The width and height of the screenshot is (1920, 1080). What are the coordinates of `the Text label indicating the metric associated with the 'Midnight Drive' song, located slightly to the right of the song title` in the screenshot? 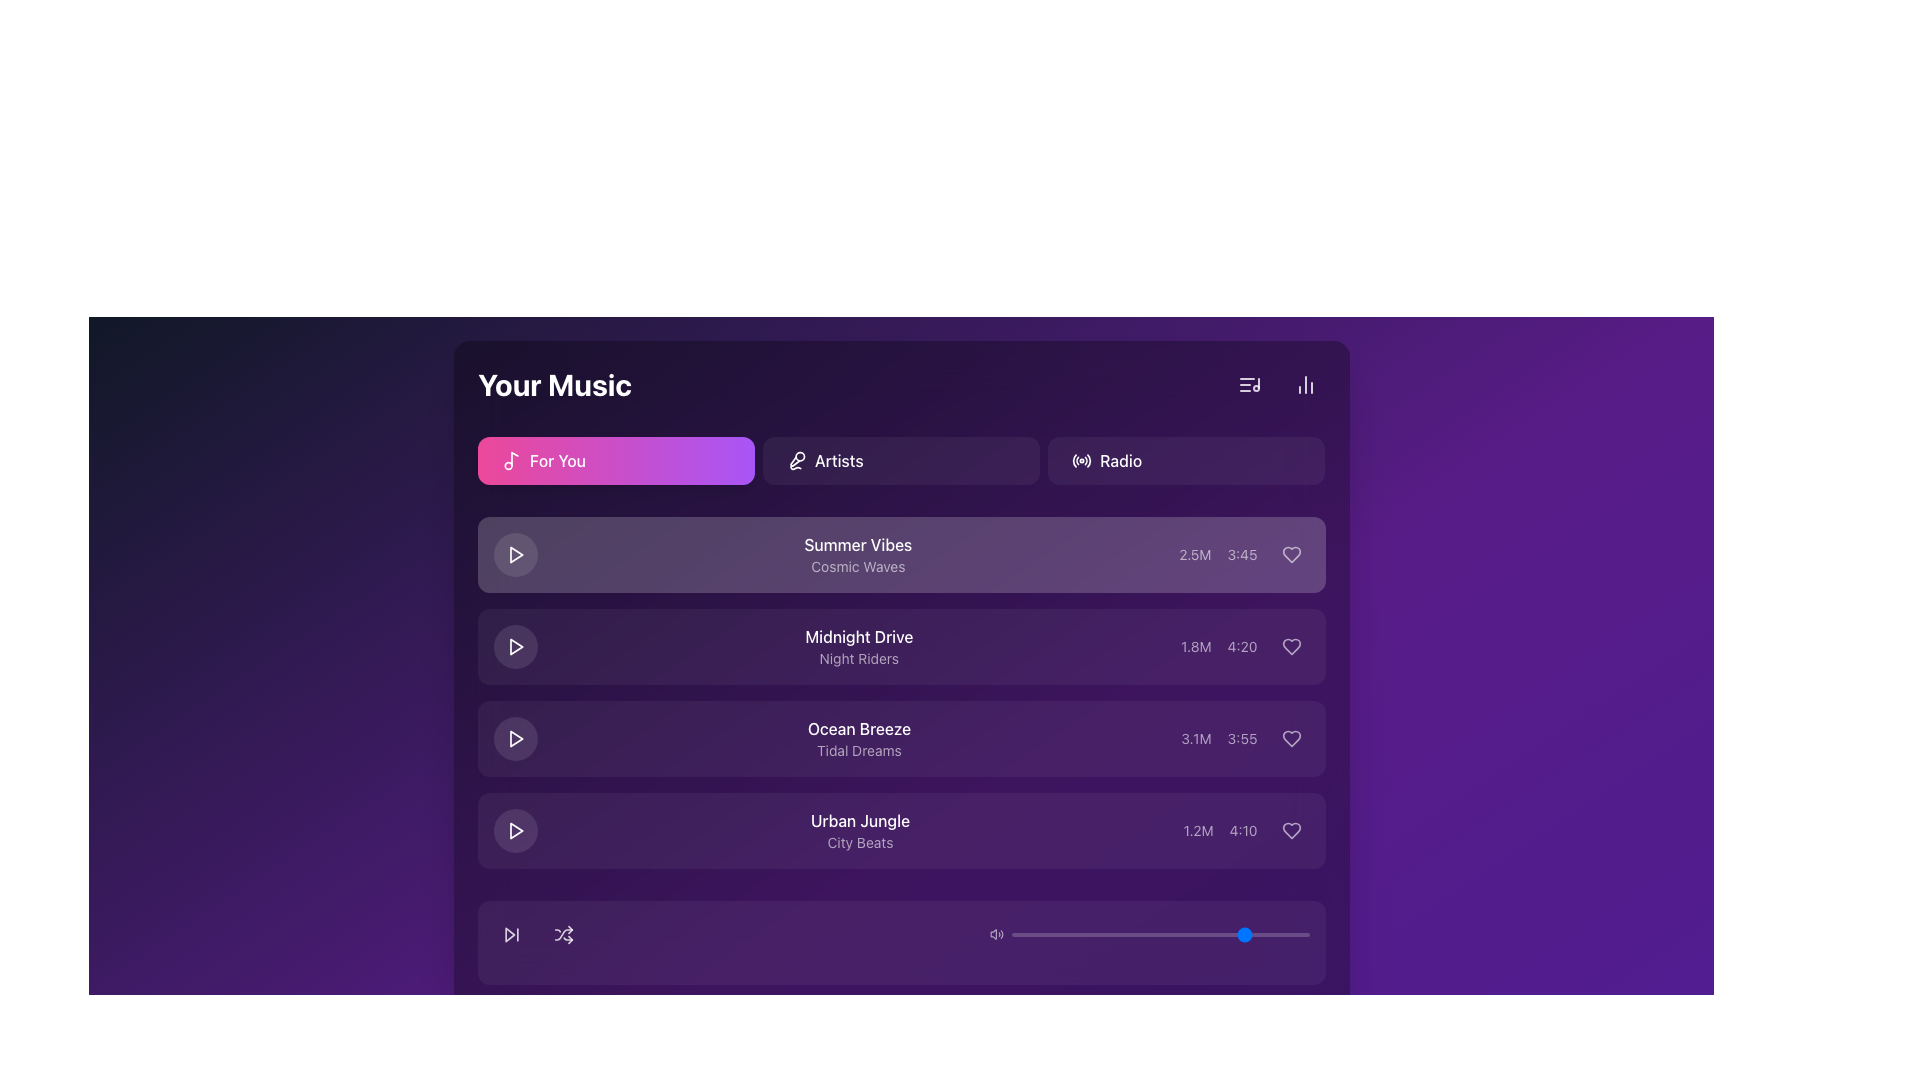 It's located at (1196, 647).